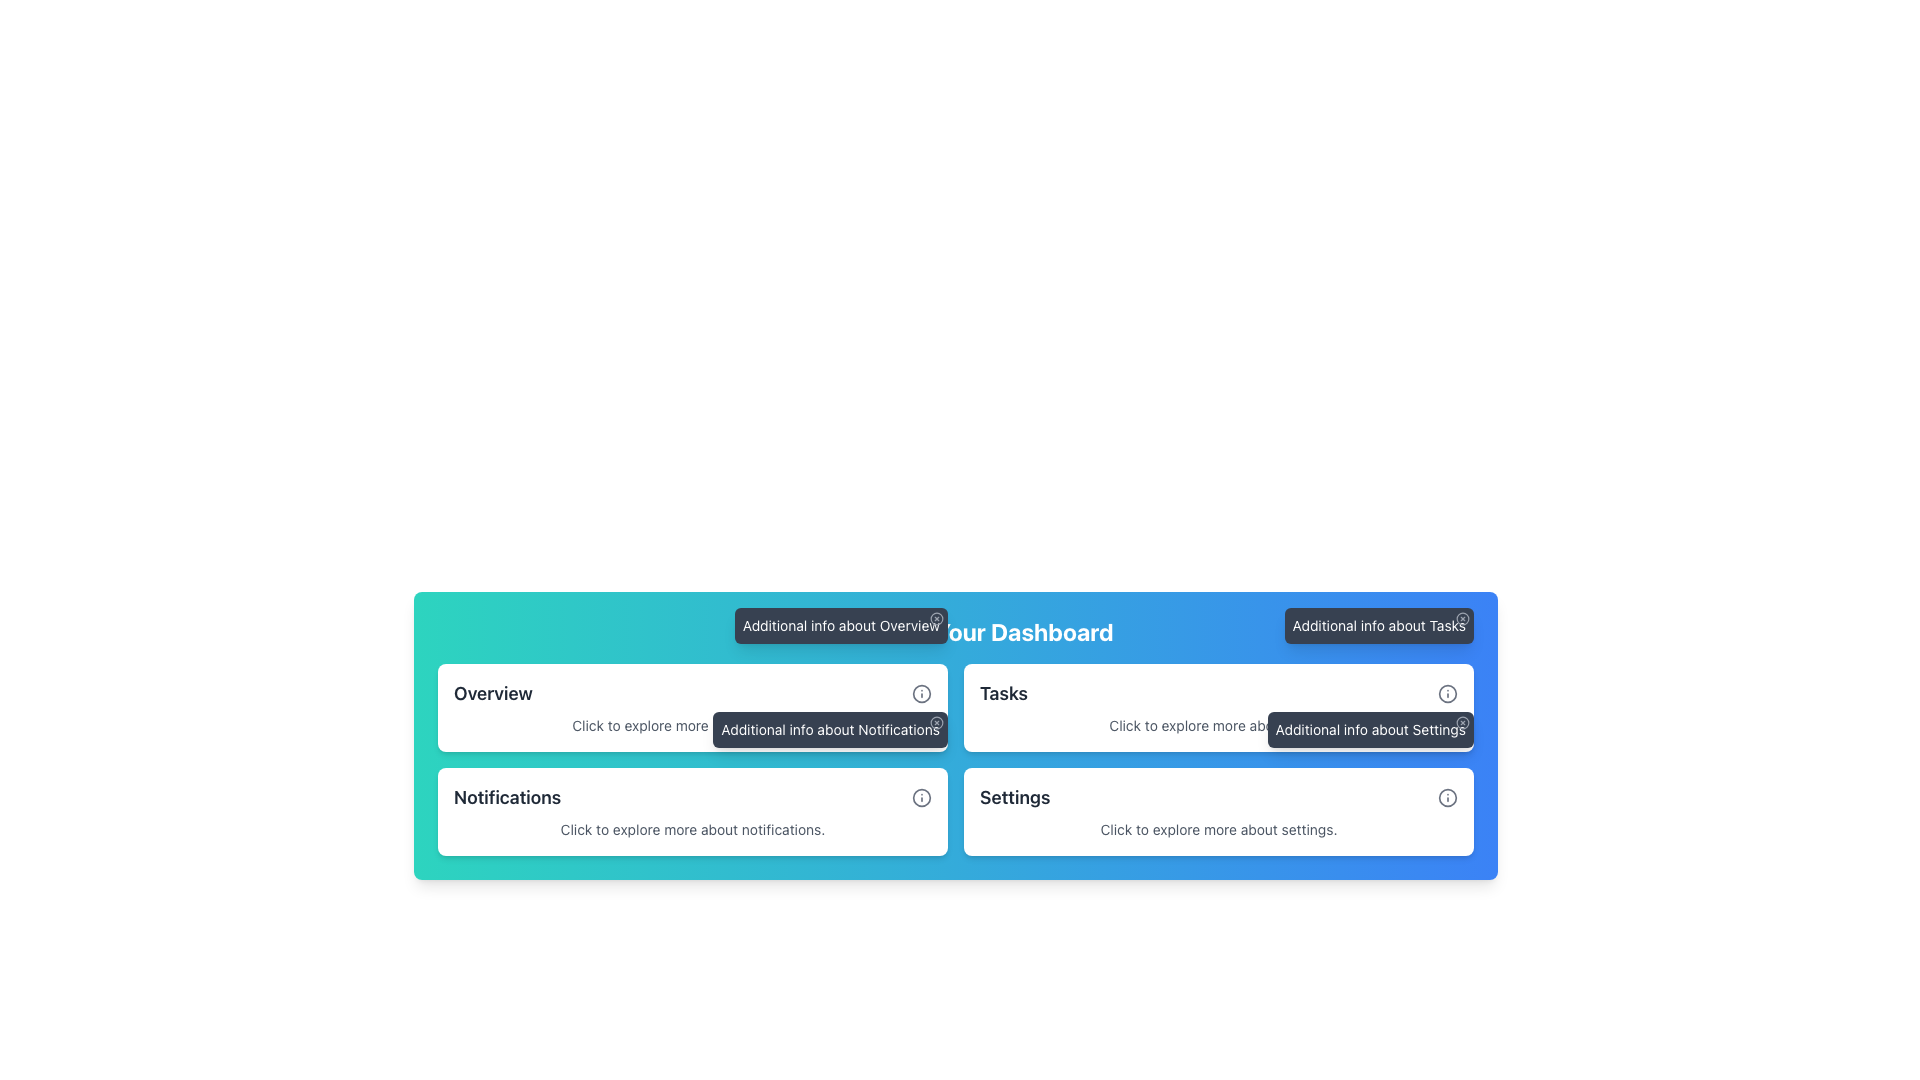 Image resolution: width=1920 pixels, height=1080 pixels. What do you see at coordinates (1448, 693) in the screenshot?
I see `the circular vector graphic icon located in the top-right area of the 'Settings' card` at bounding box center [1448, 693].